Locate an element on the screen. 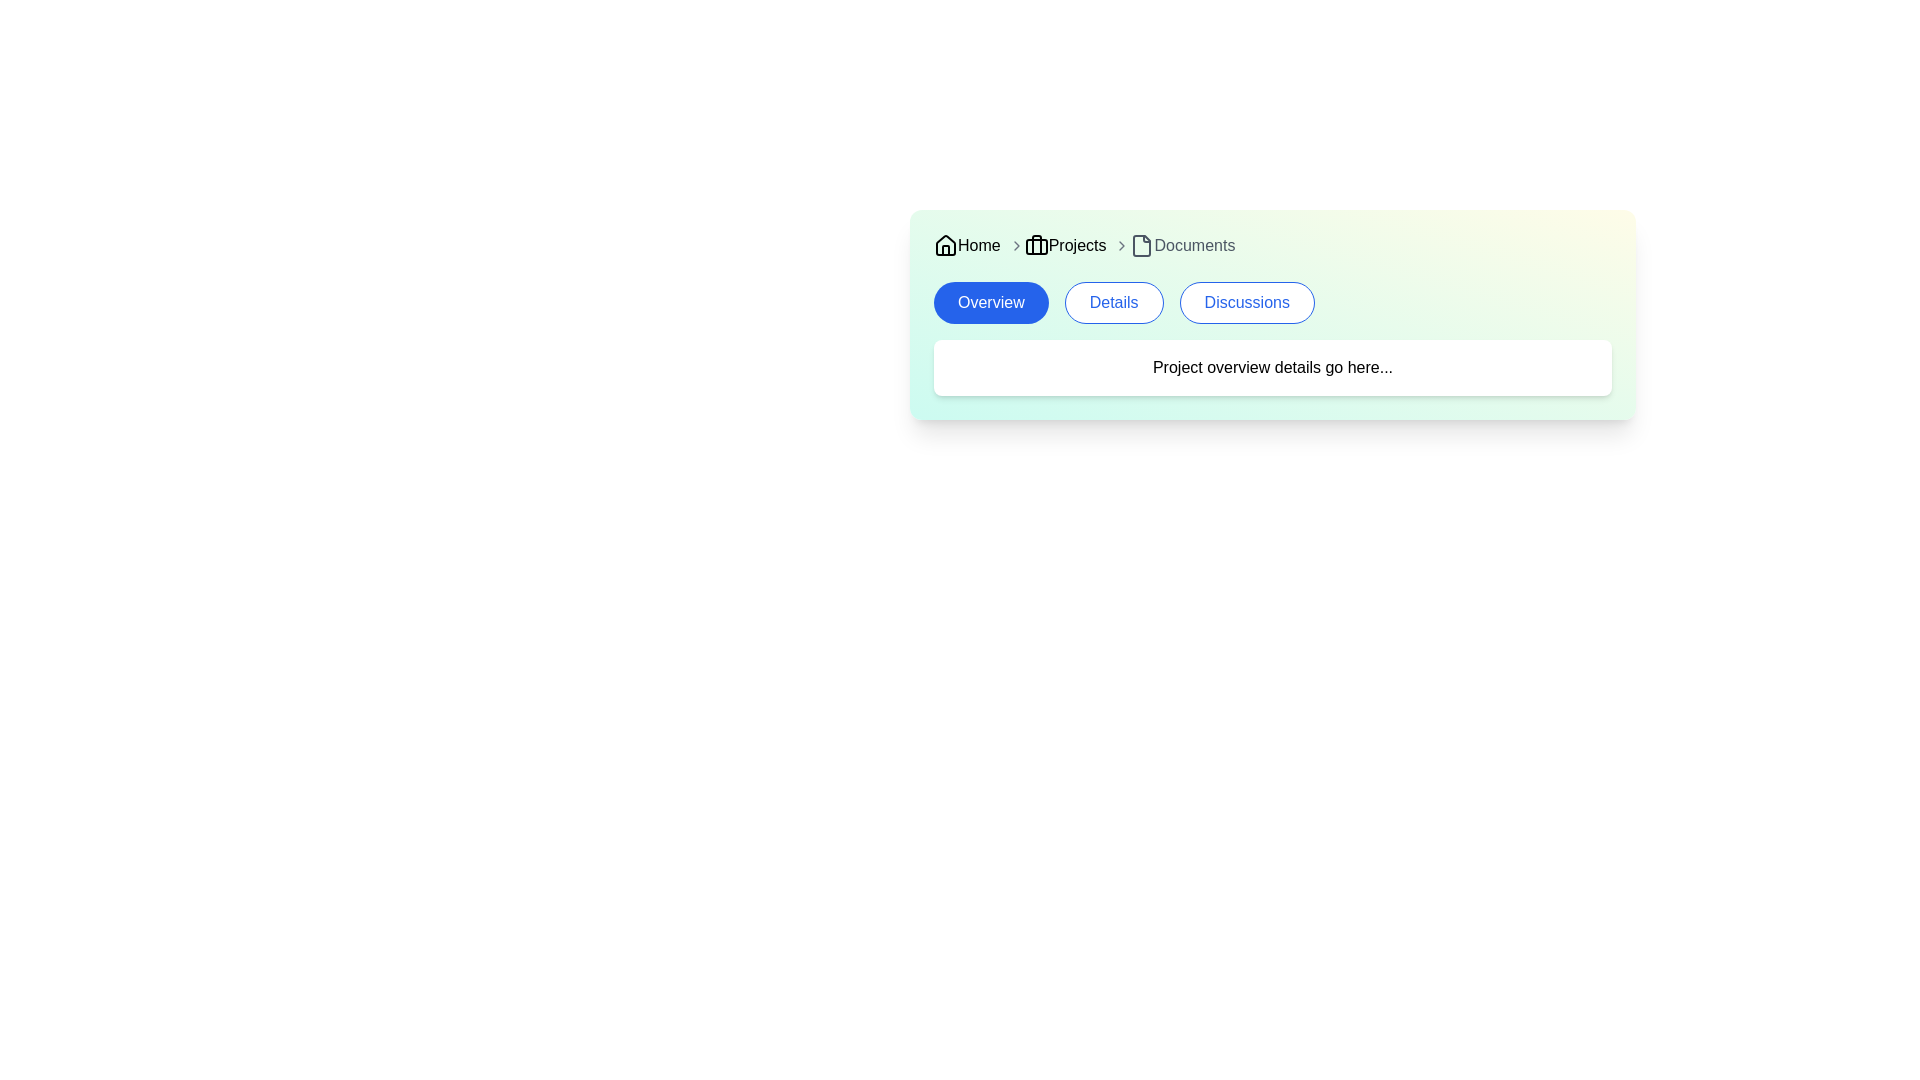 The image size is (1920, 1080). the horizontal rectangle part of the stylized briefcase icon in the breadcrumb navigation labeled 'Projects' is located at coordinates (1036, 245).